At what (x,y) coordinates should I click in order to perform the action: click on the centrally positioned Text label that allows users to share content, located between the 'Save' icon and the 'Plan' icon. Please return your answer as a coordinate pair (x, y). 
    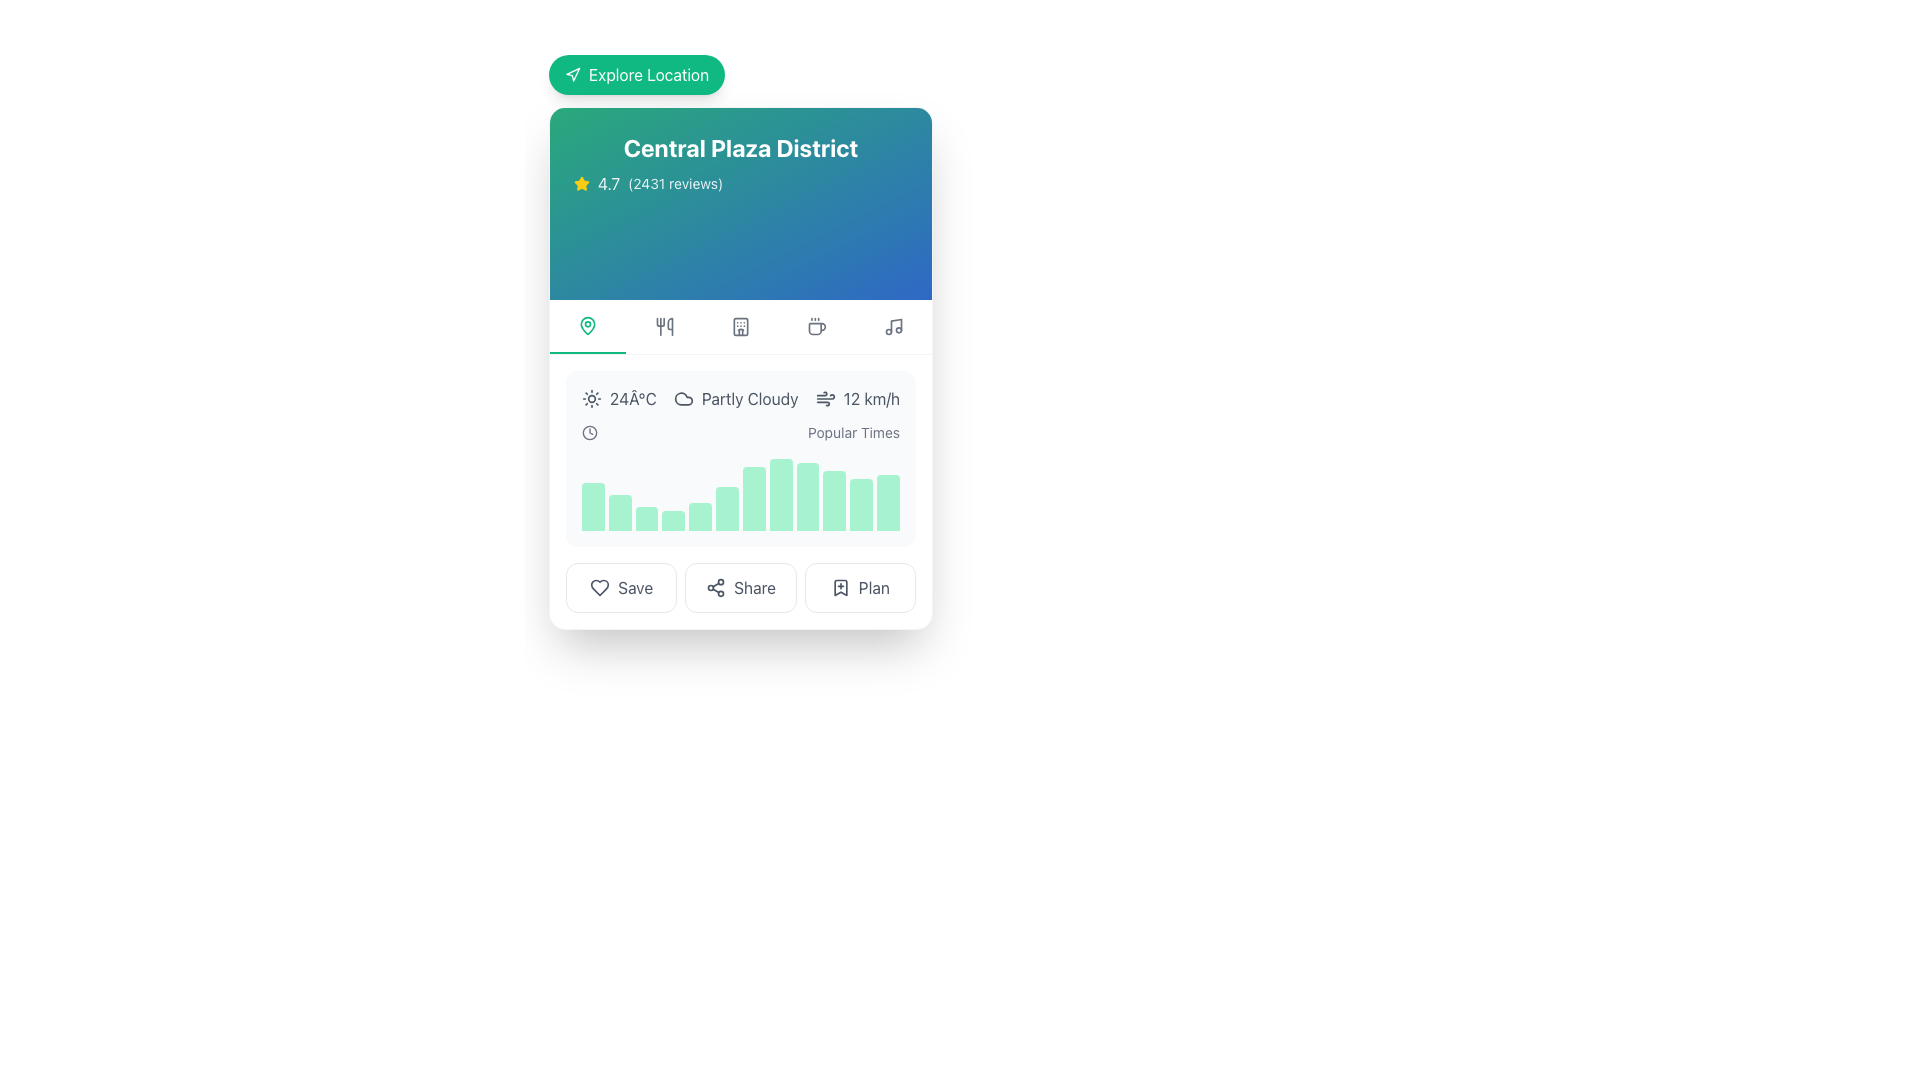
    Looking at the image, I should click on (753, 586).